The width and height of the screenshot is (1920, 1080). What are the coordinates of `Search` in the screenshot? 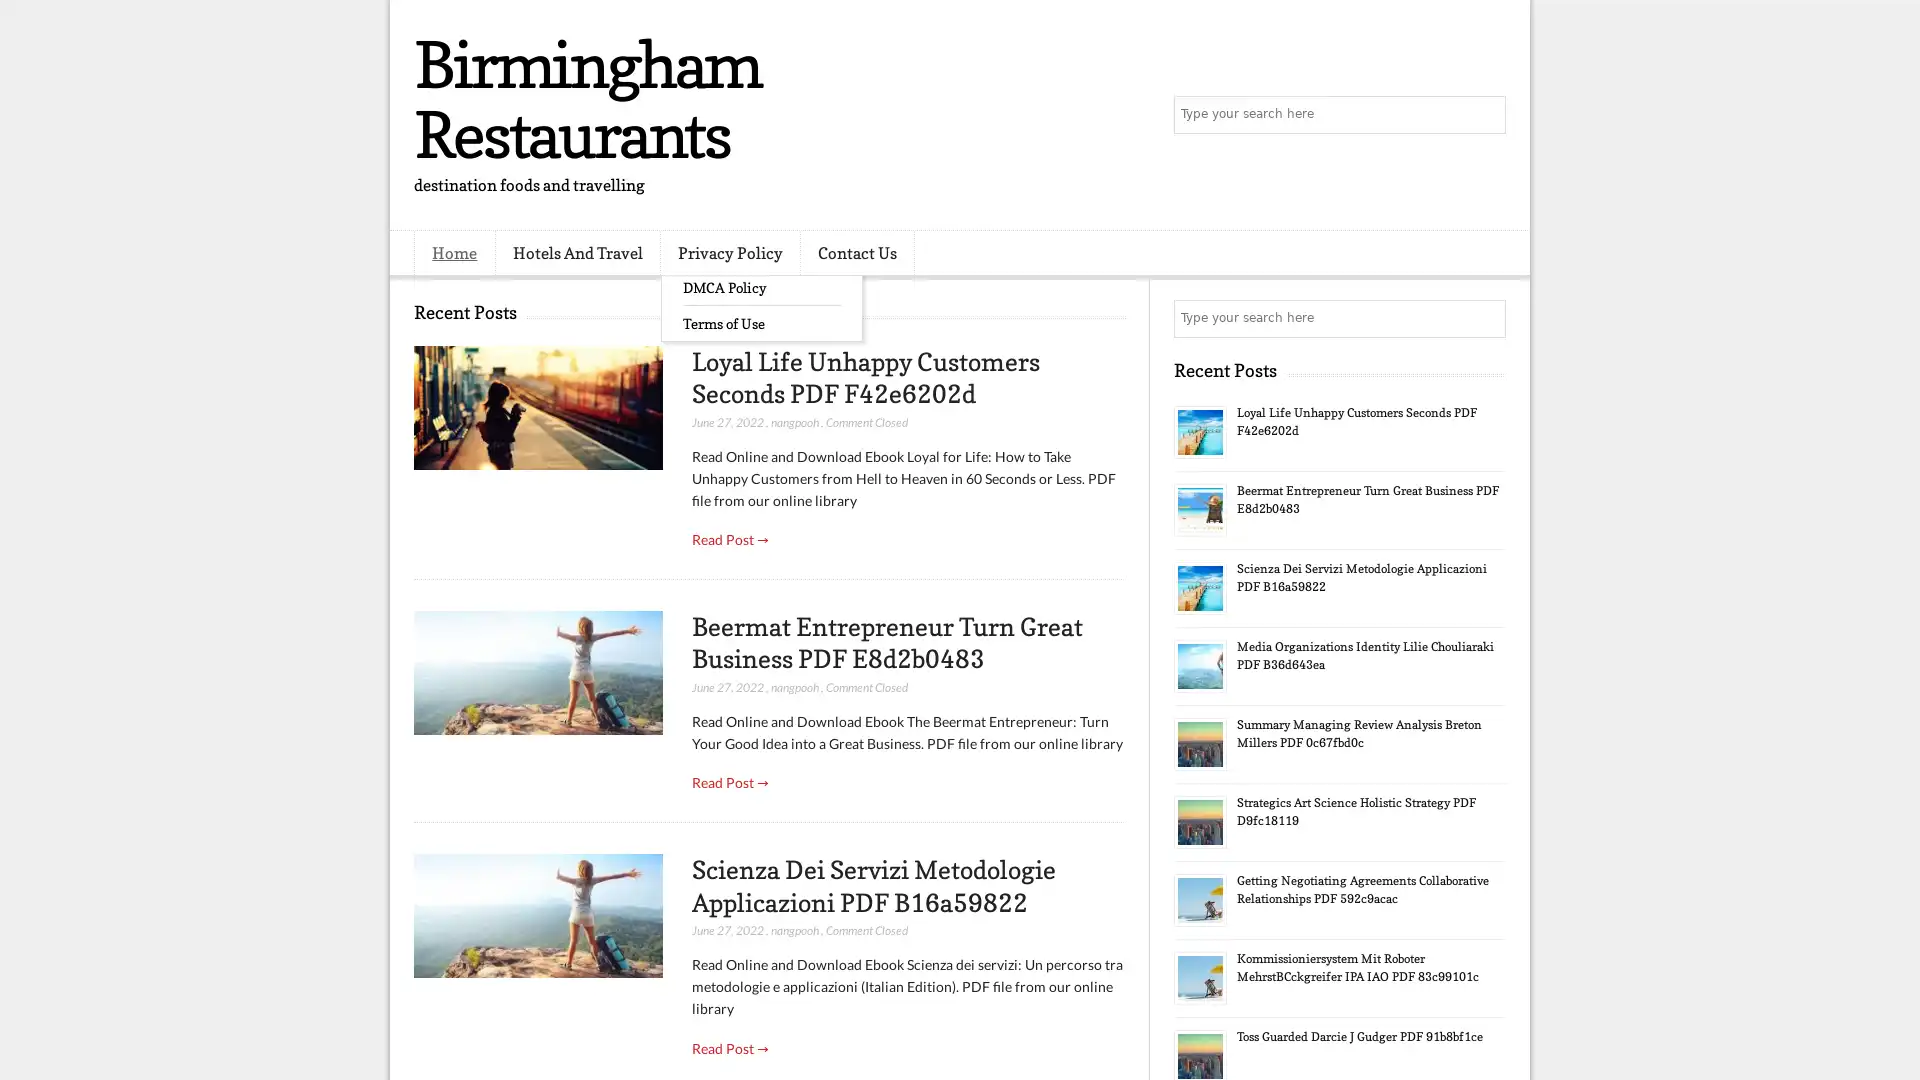 It's located at (1485, 318).